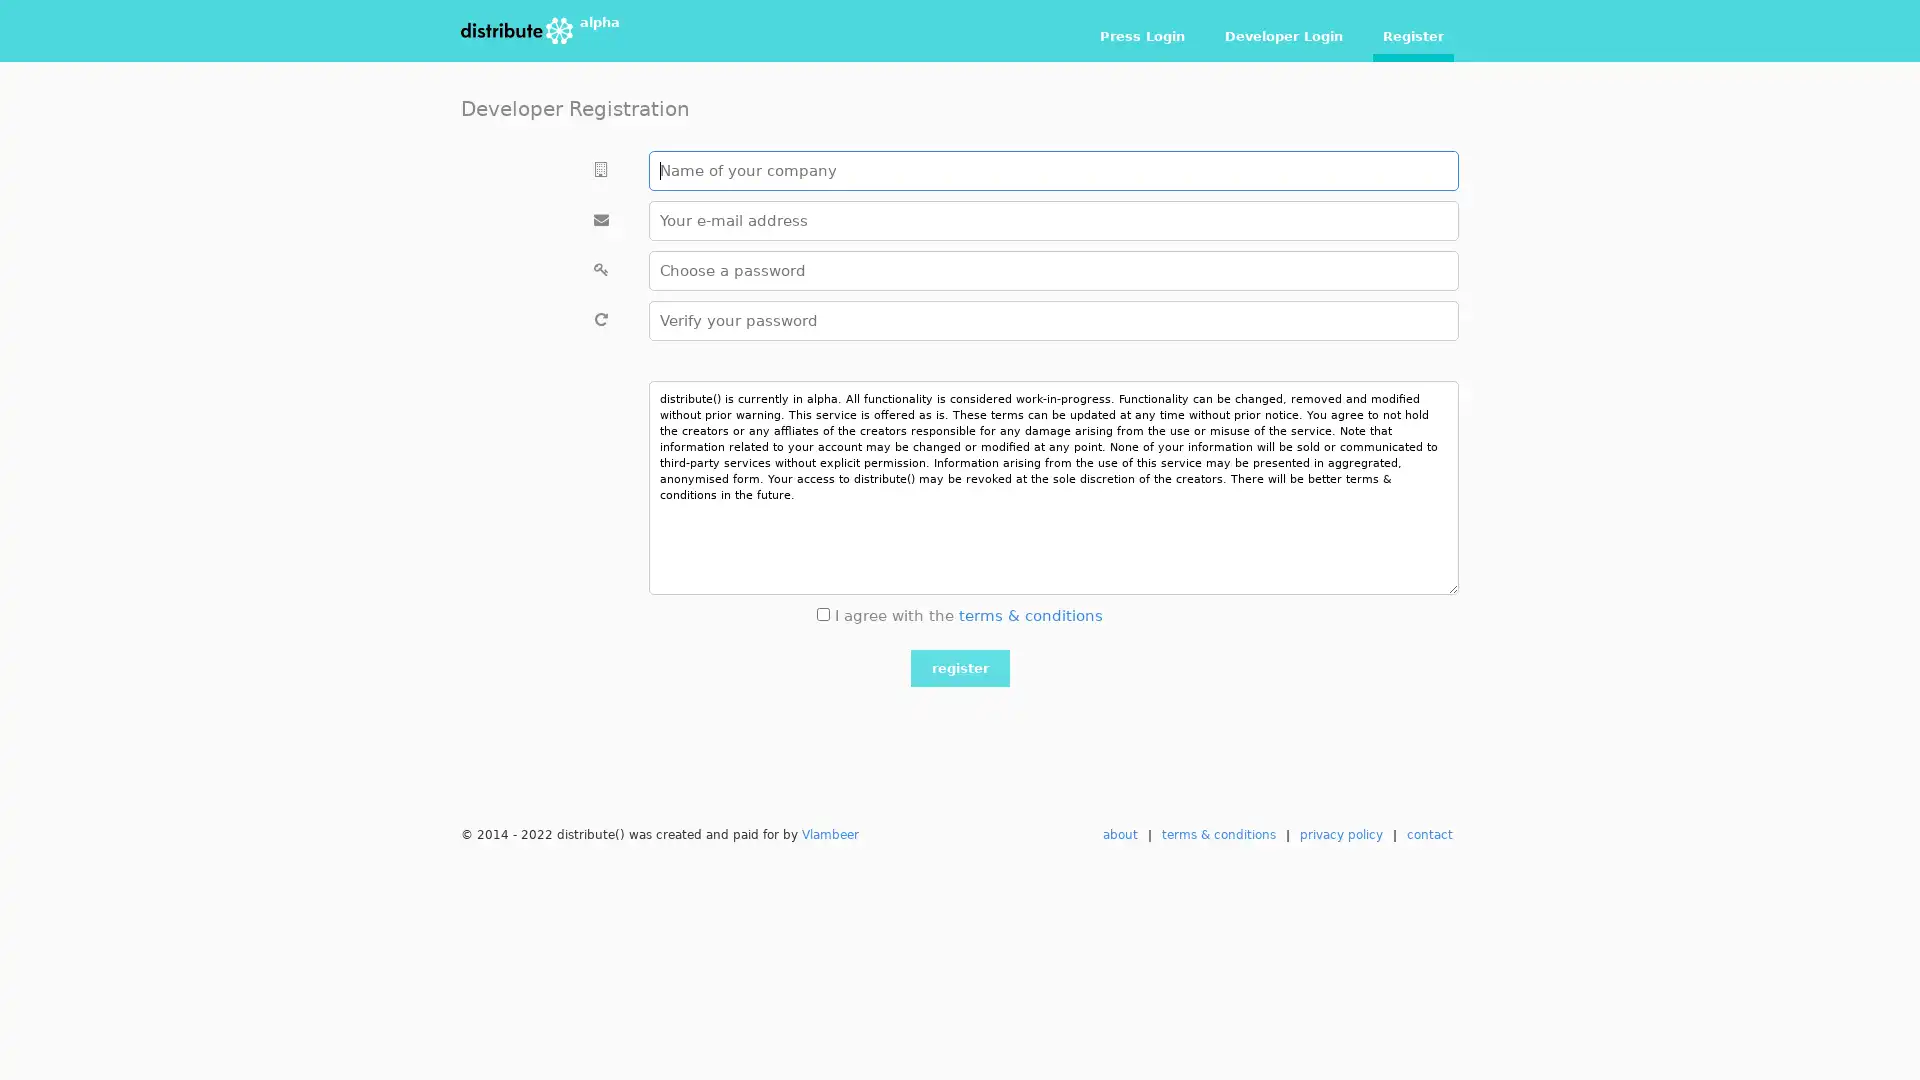  Describe the element at coordinates (958, 668) in the screenshot. I see `register` at that location.